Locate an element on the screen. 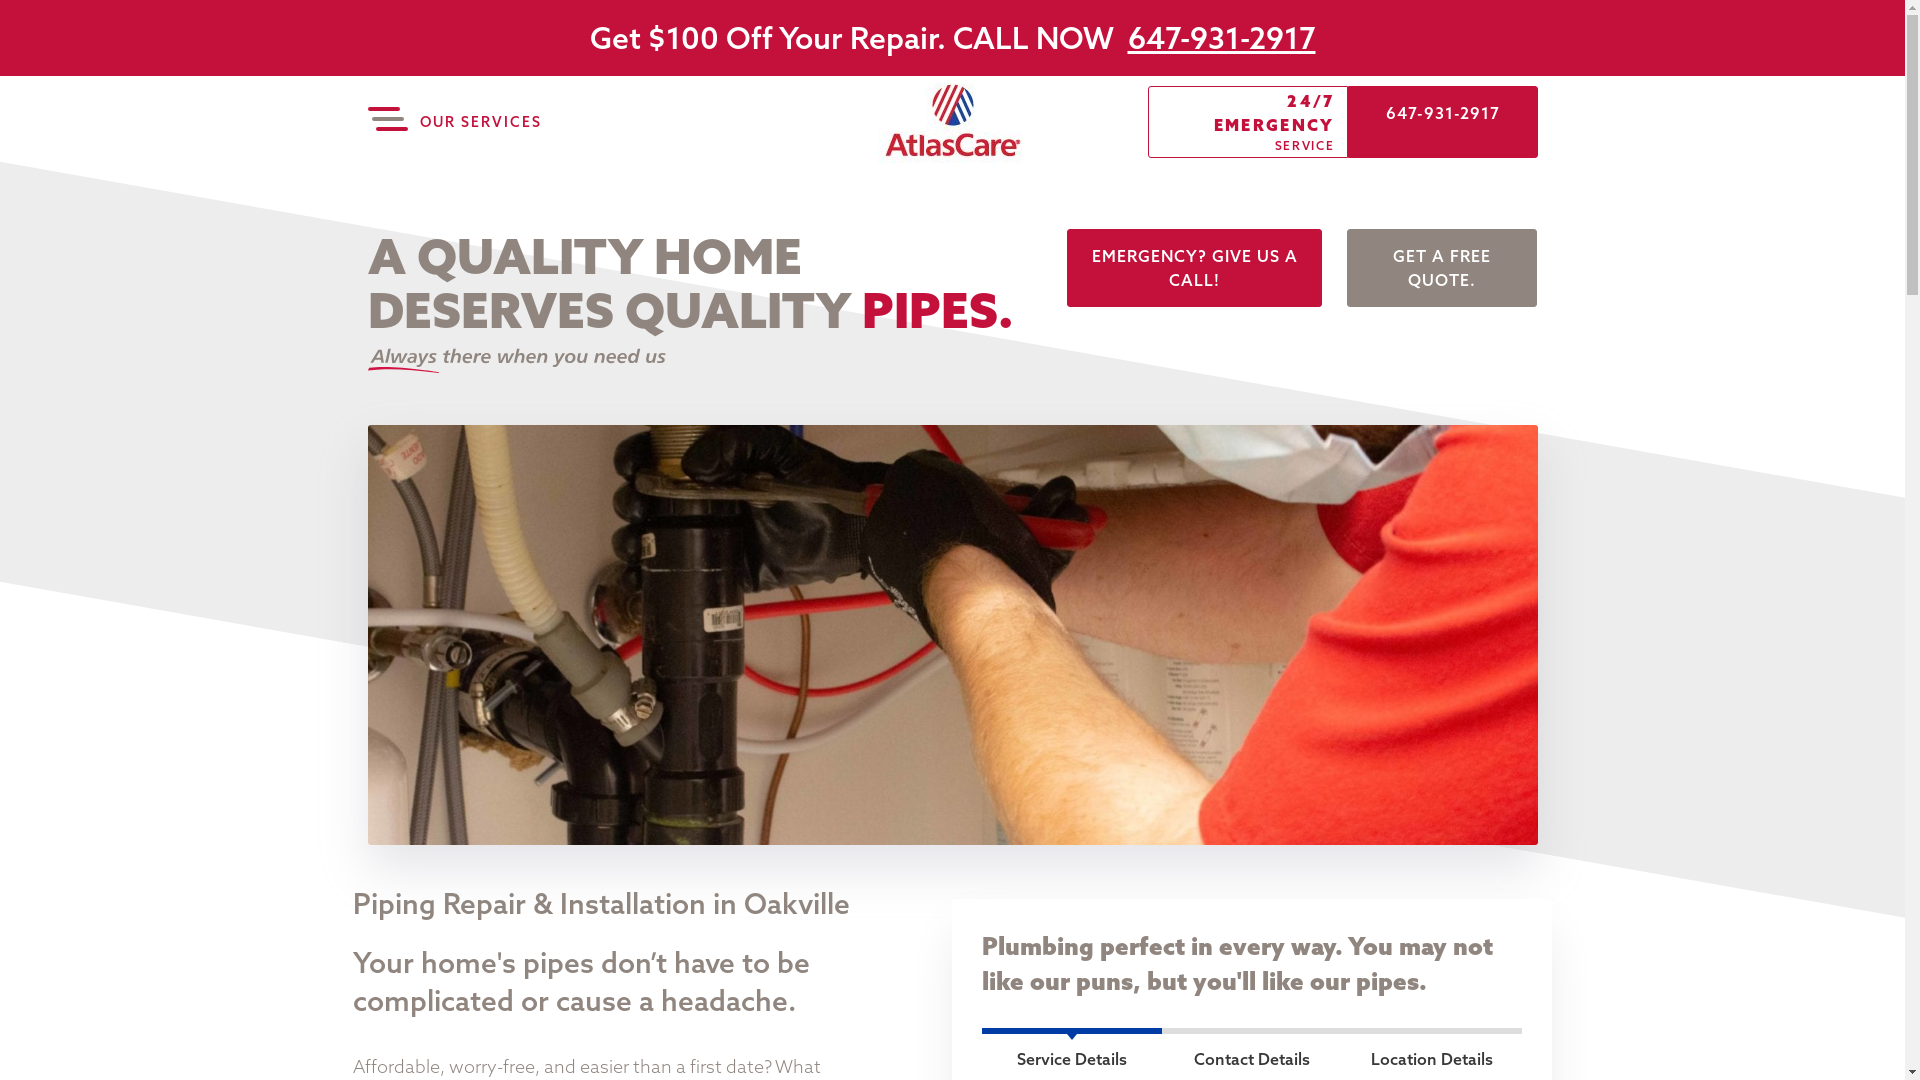 The width and height of the screenshot is (1920, 1080). 'GET A FREE QUOTE.' is located at coordinates (1441, 266).